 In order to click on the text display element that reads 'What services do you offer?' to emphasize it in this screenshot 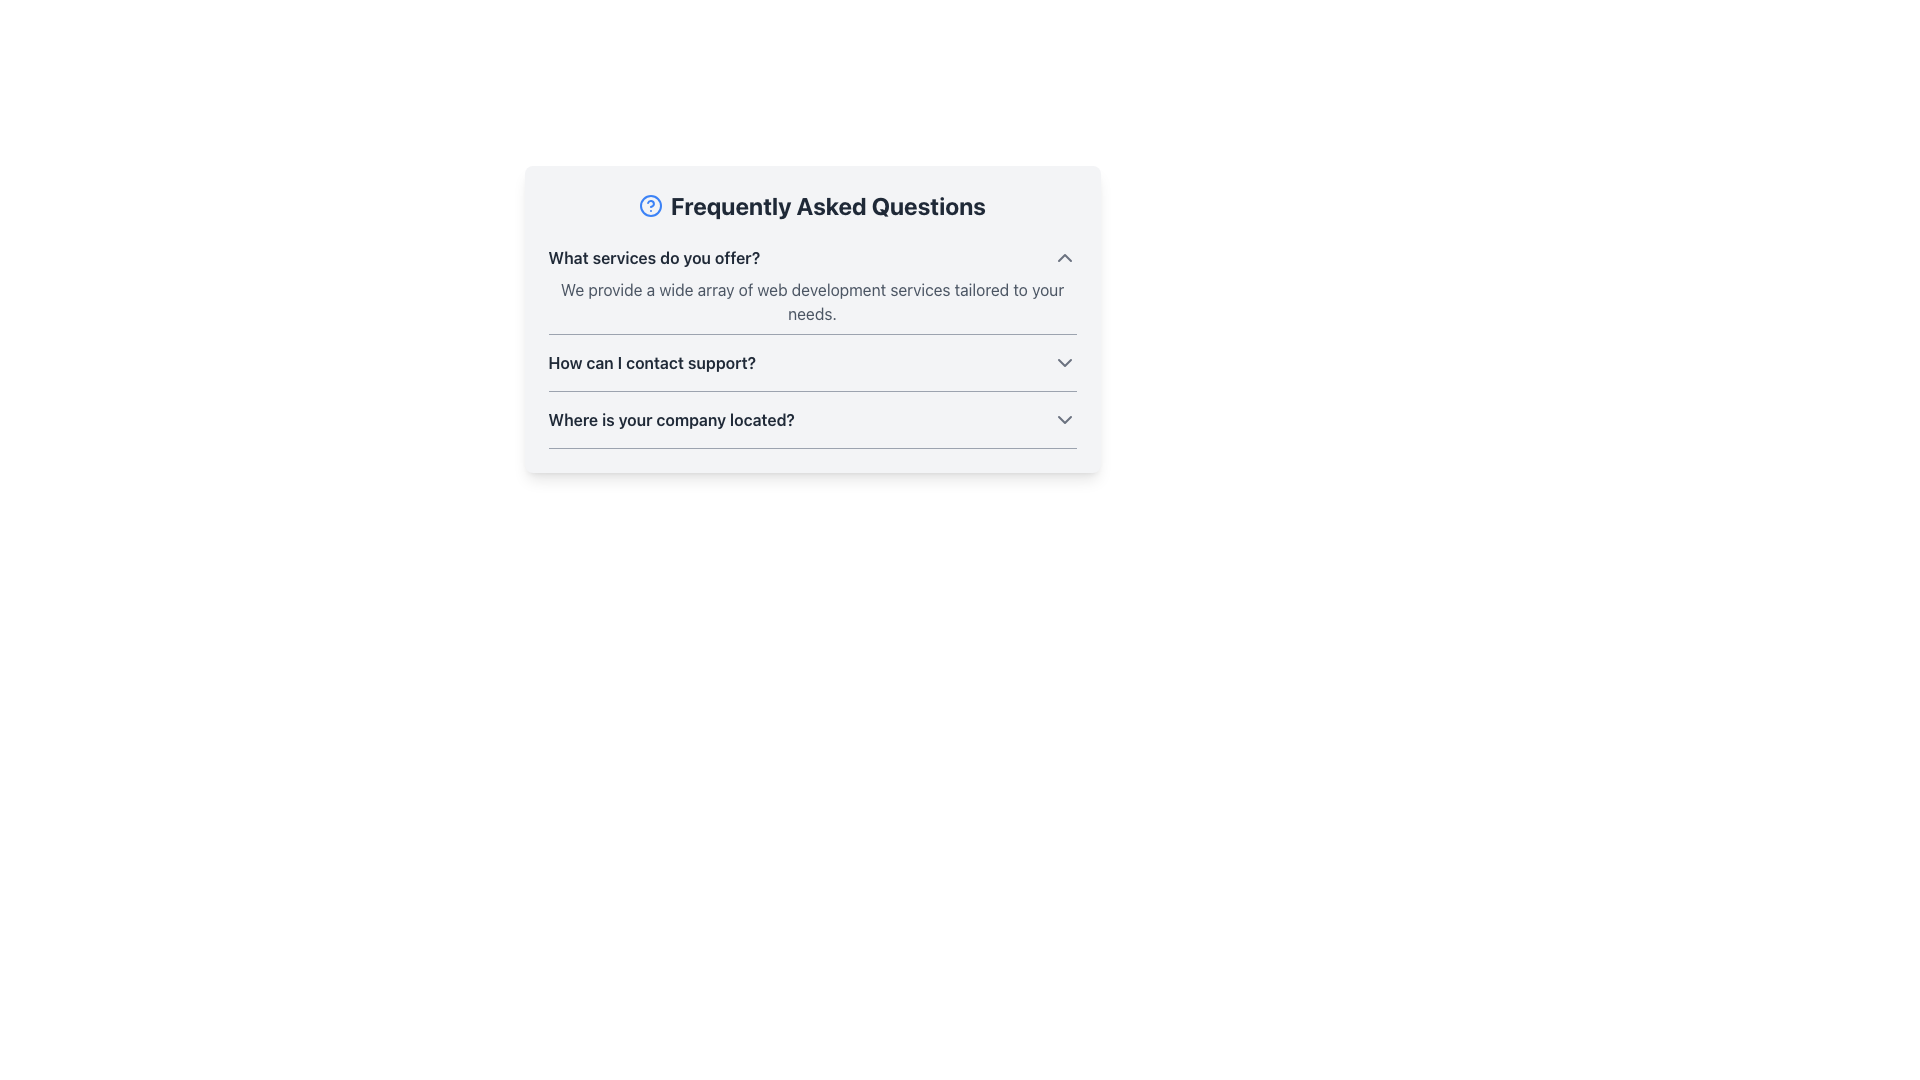, I will do `click(654, 257)`.